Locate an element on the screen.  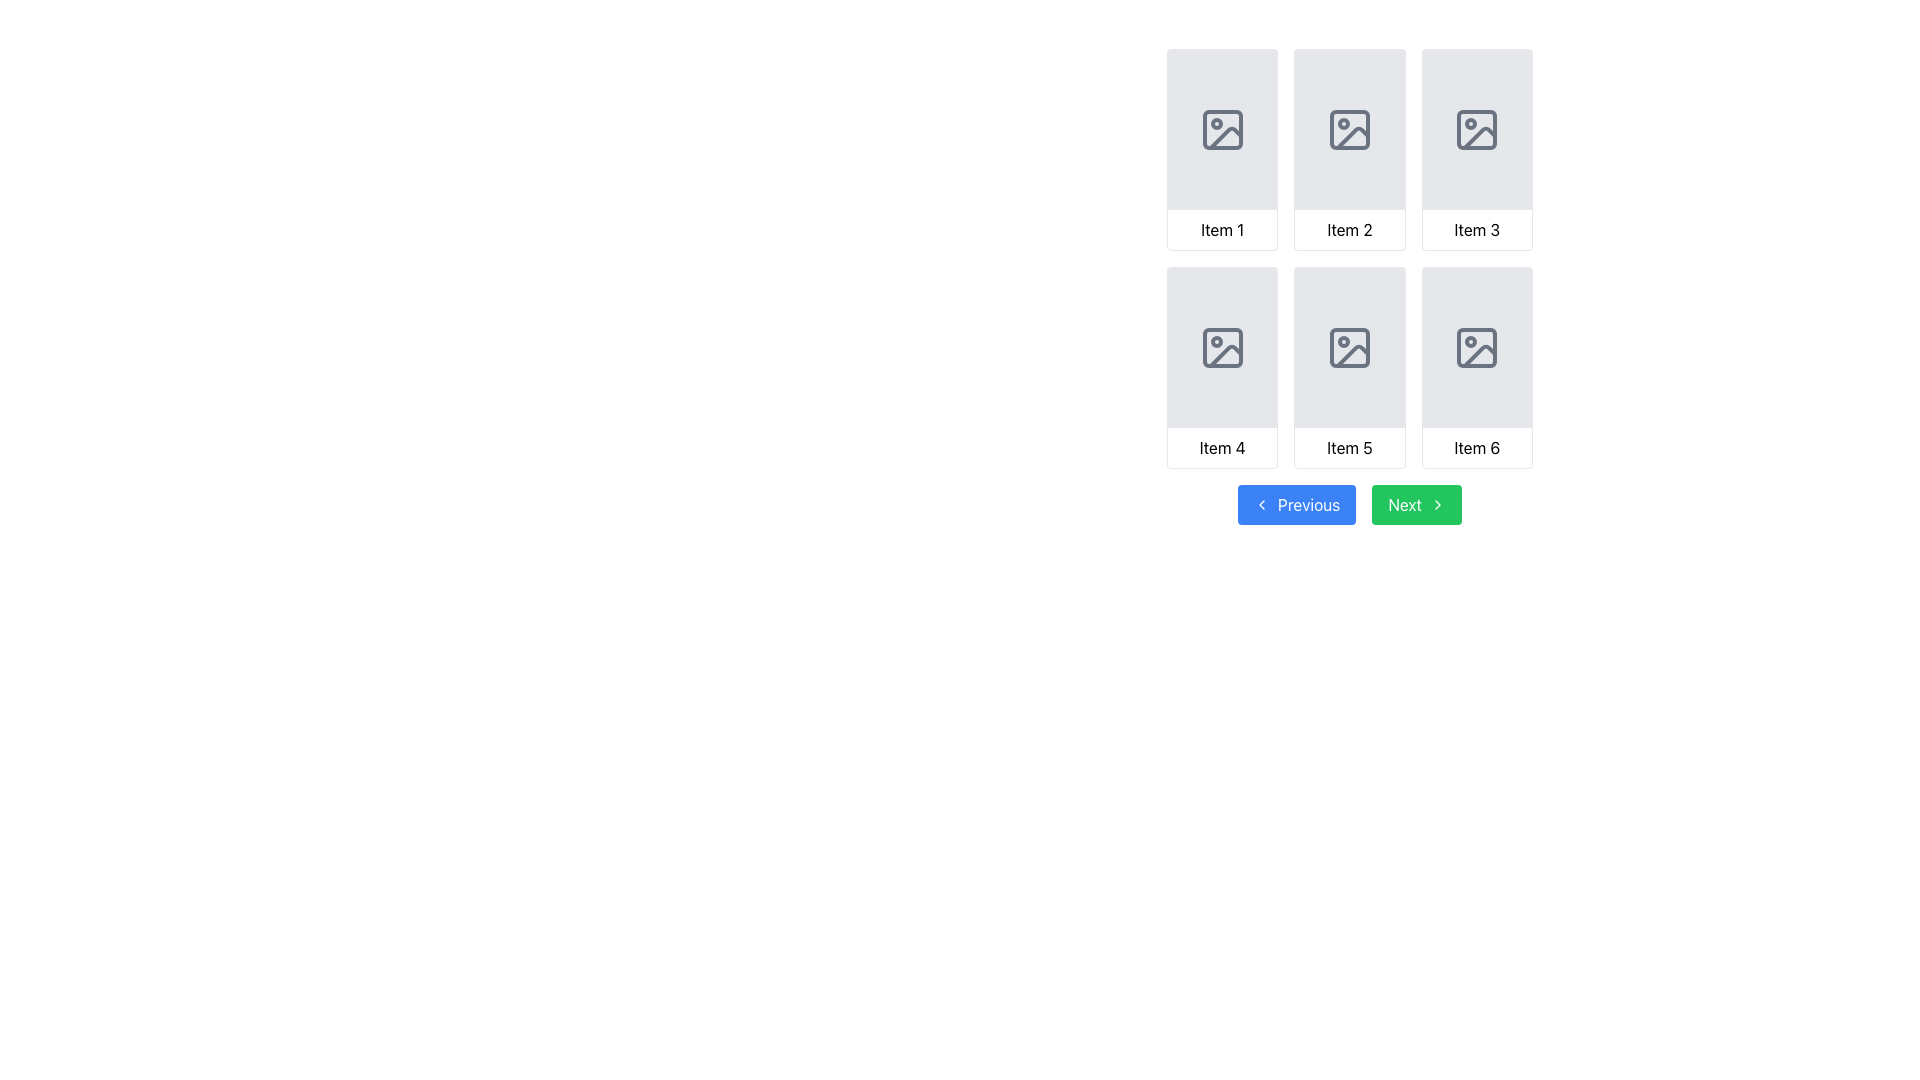
the card component representing 'Item 4' in the second row, first column of the grid layout is located at coordinates (1221, 367).